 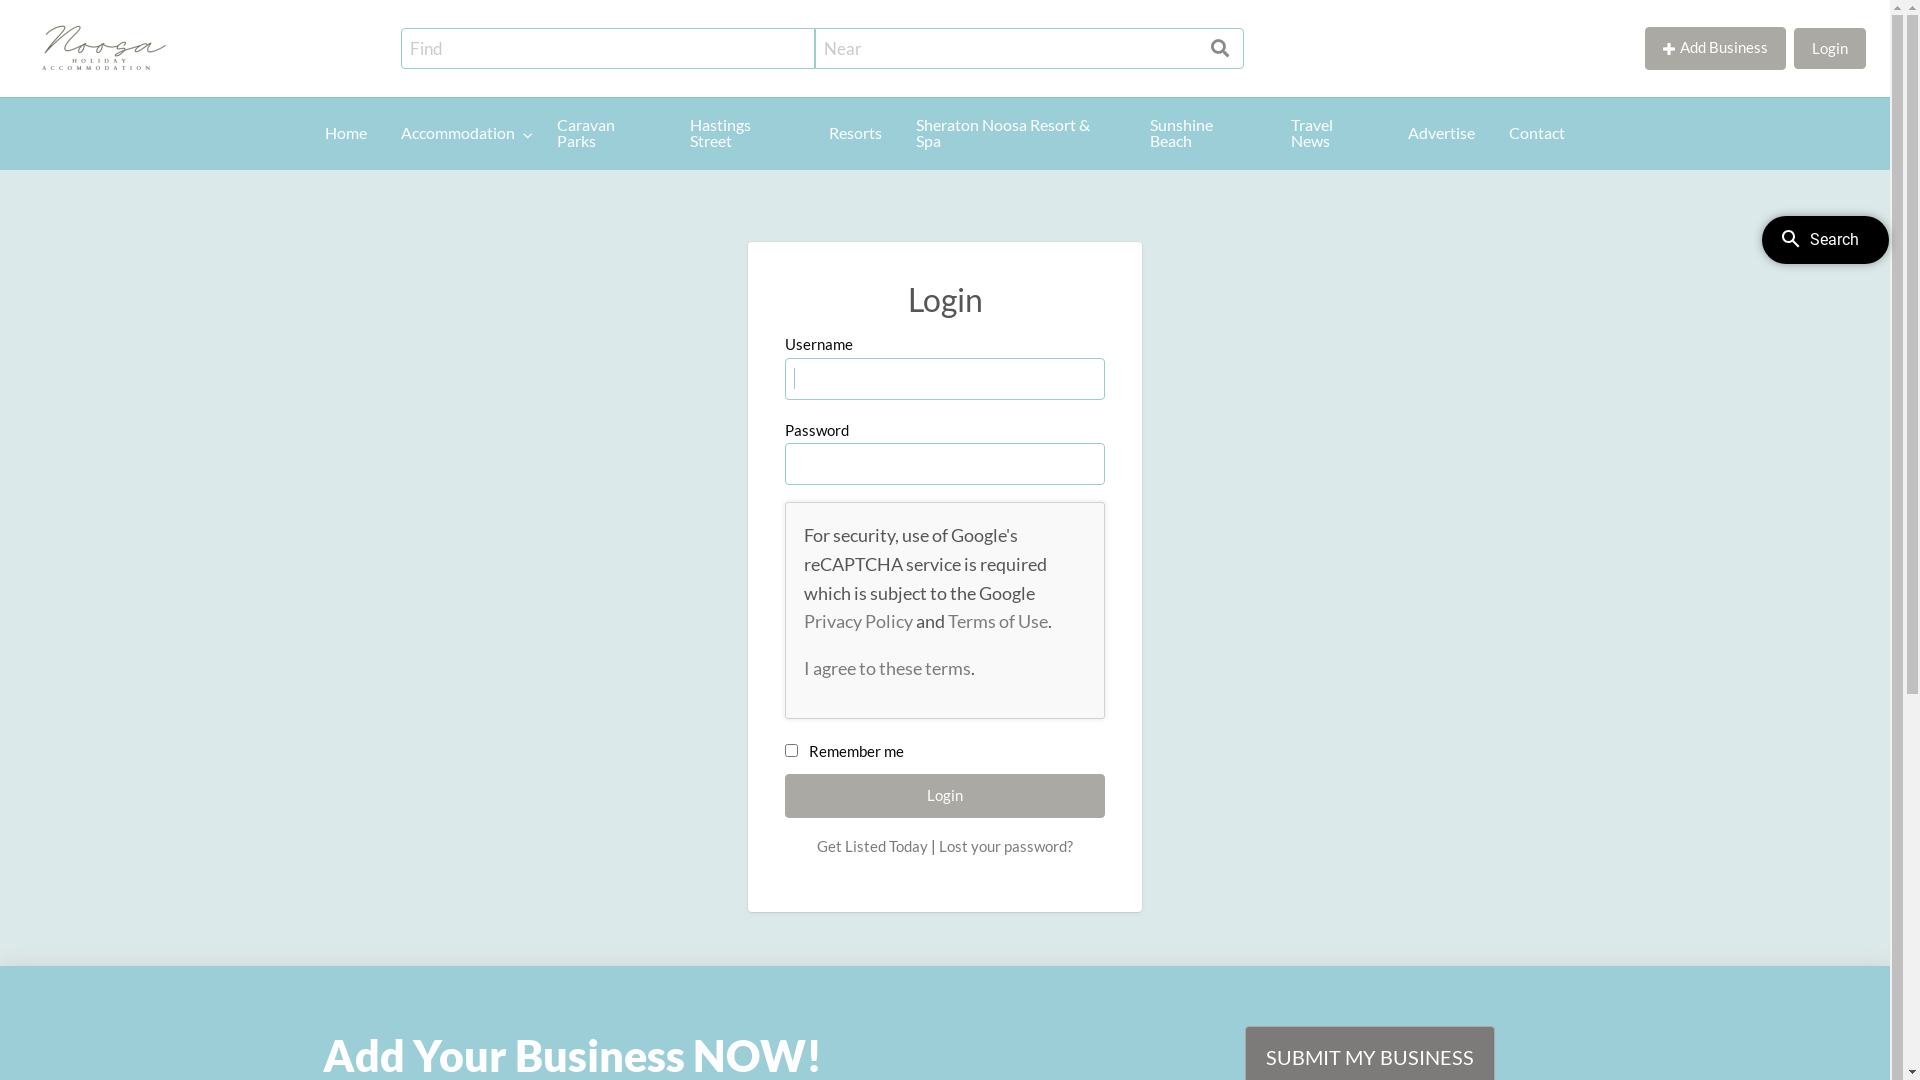 What do you see at coordinates (1006, 845) in the screenshot?
I see `'Lost your password?'` at bounding box center [1006, 845].